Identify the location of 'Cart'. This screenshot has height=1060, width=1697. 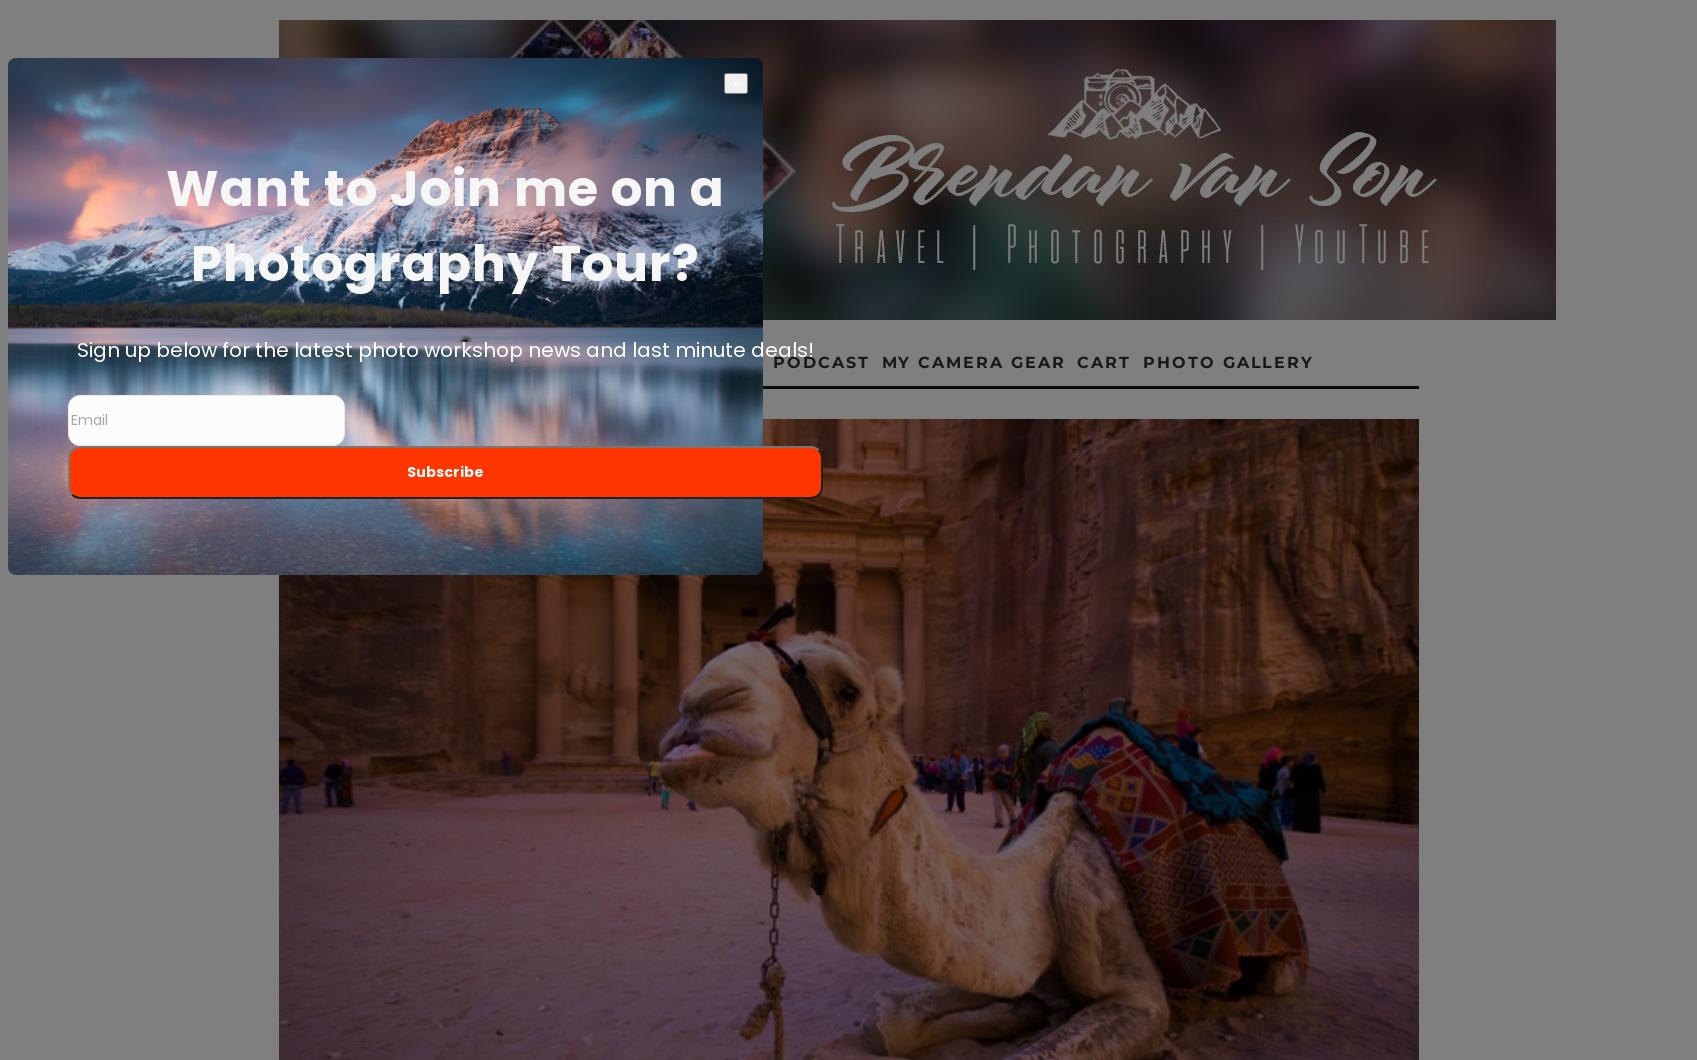
(1104, 362).